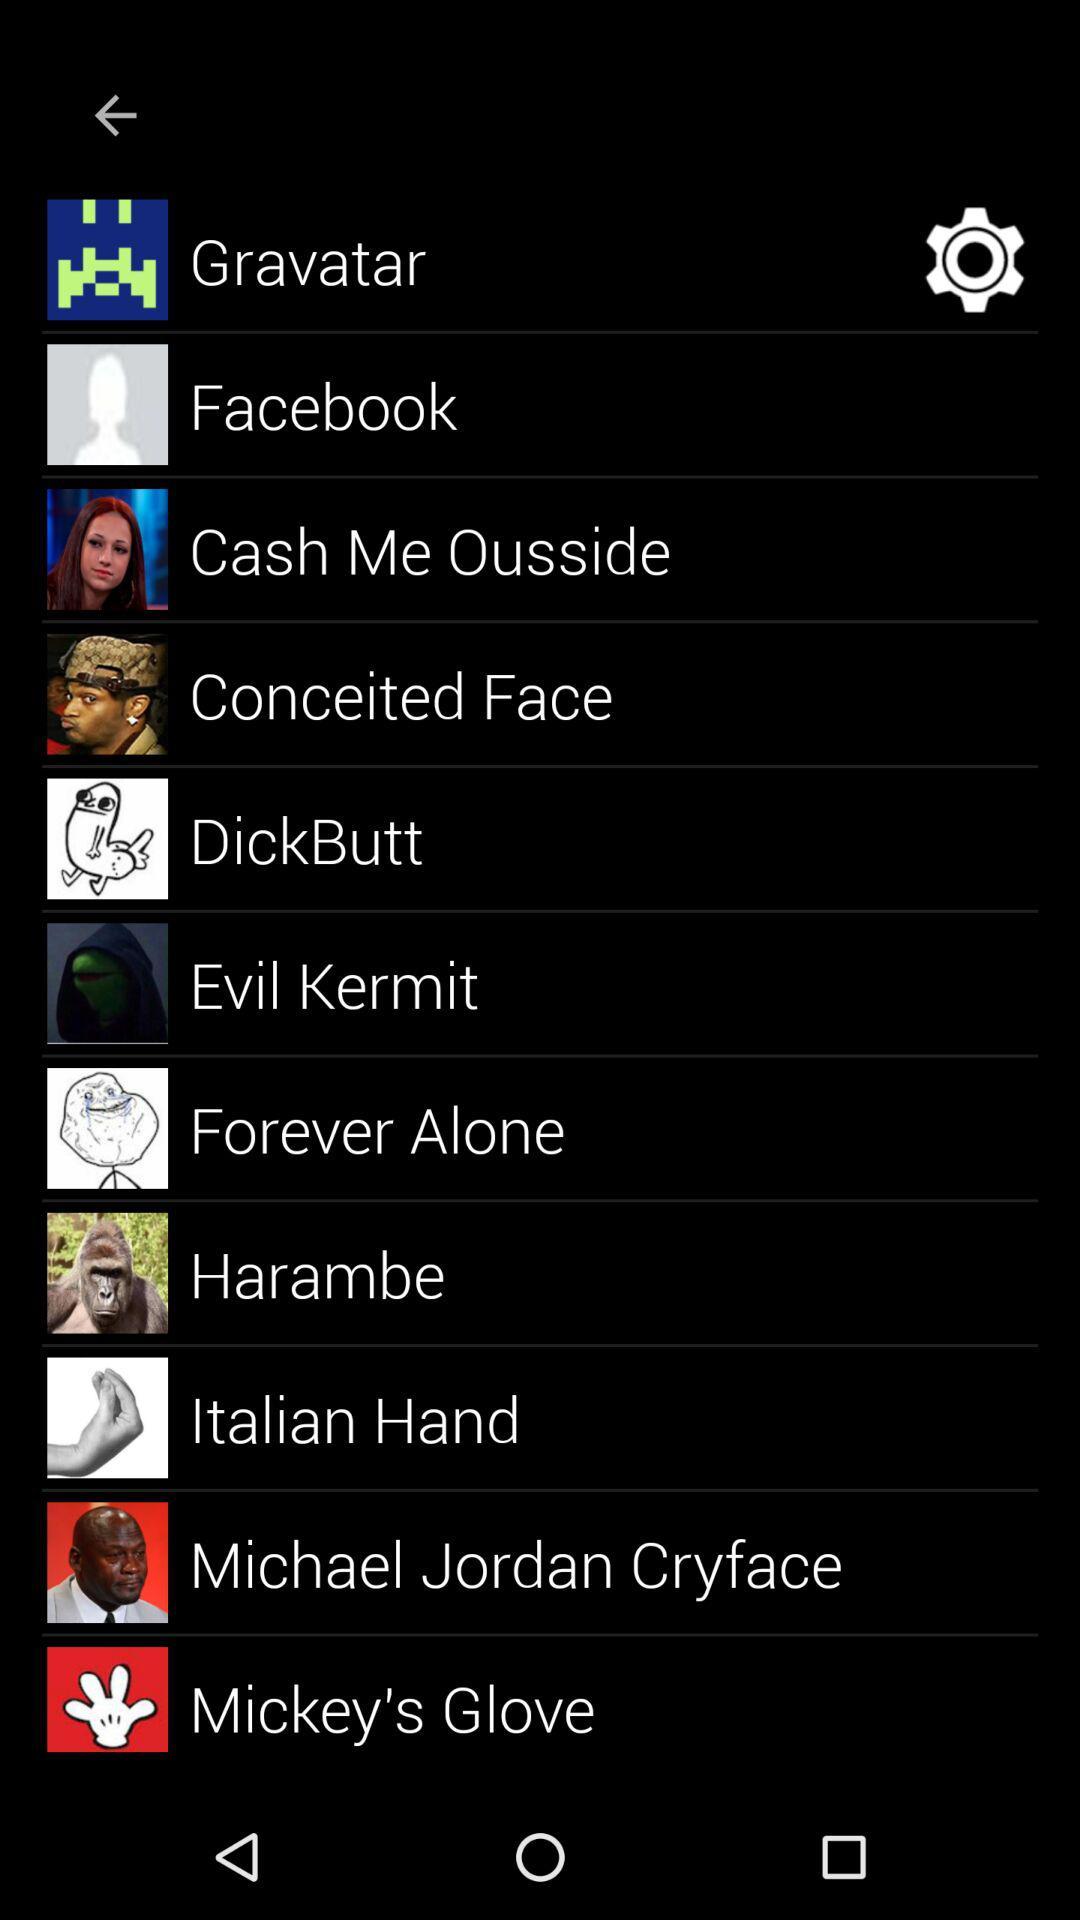 This screenshot has height=1920, width=1080. Describe the element at coordinates (345, 403) in the screenshot. I see `facebook` at that location.